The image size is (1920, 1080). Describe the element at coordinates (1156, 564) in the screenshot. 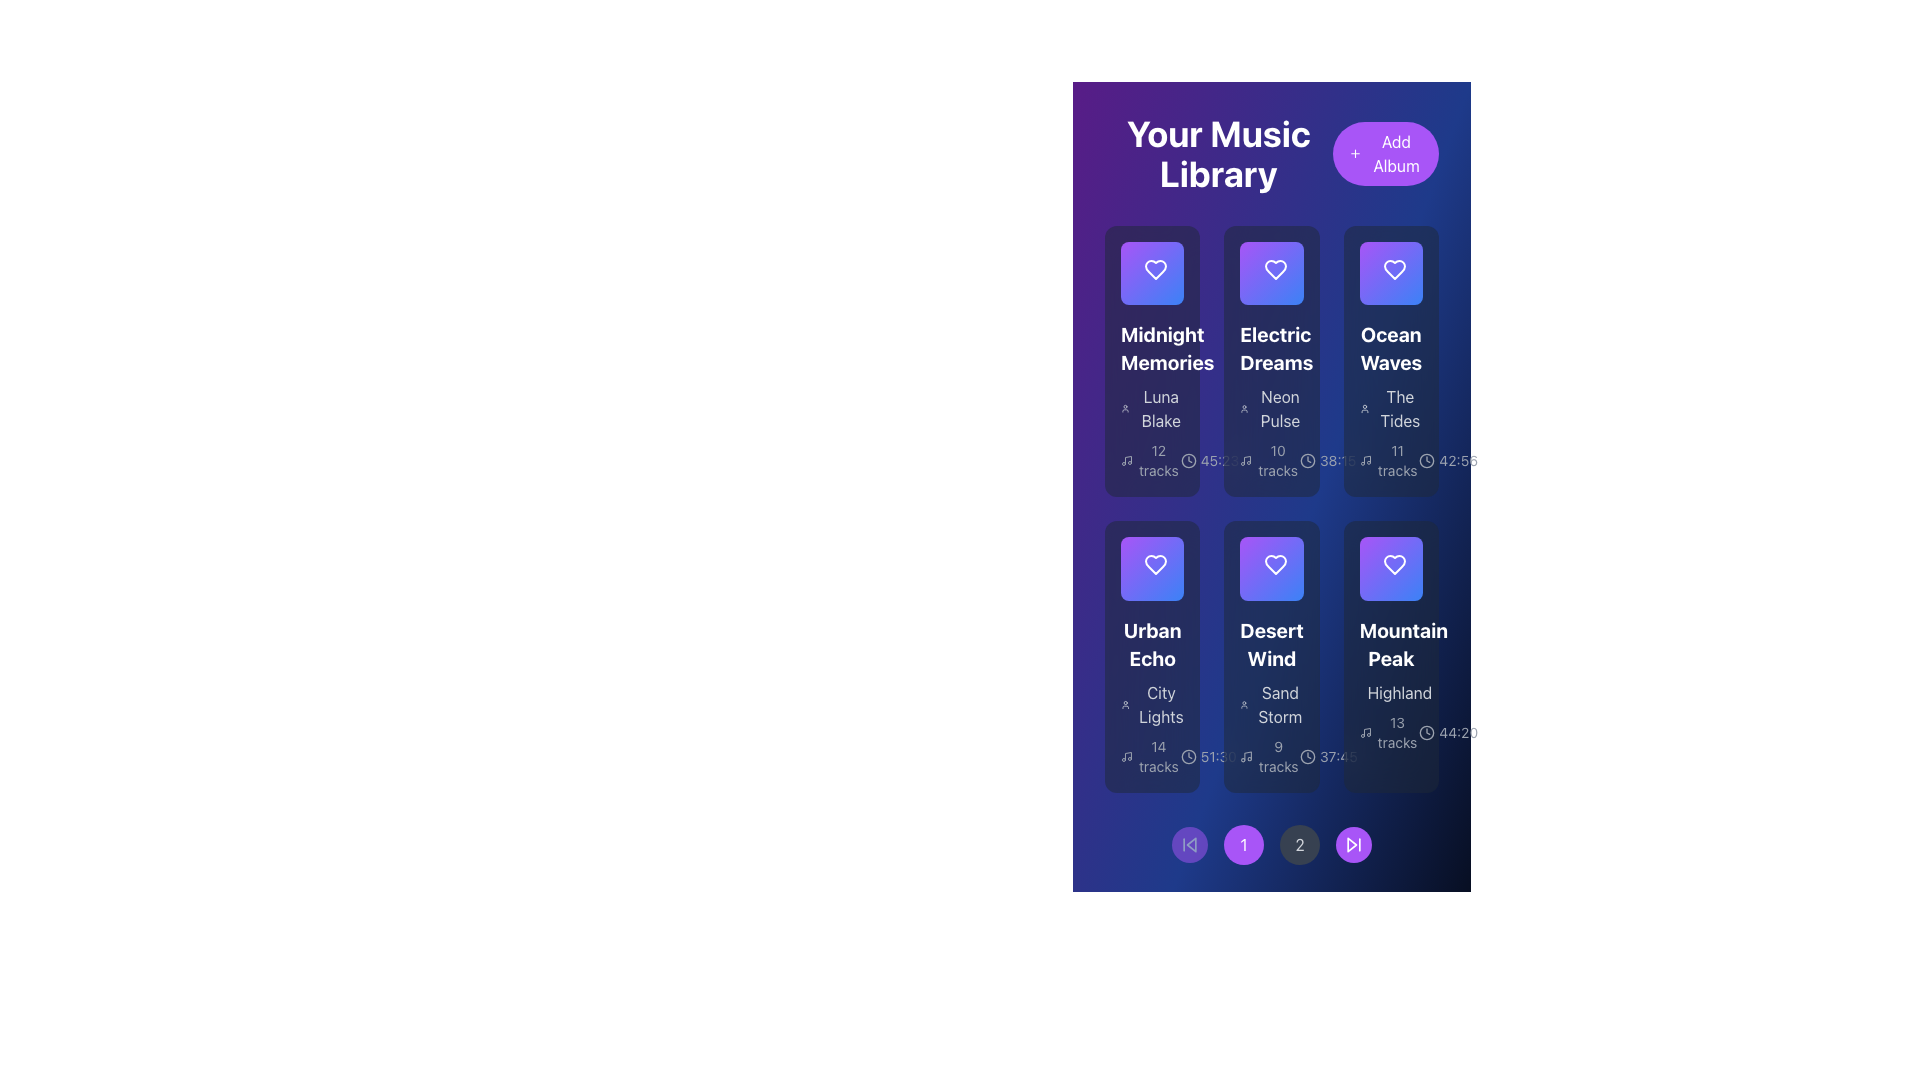

I see `the heart-shaped icon with a white outline located at the top-center of the 'Urban Echo' album card to favorite/unfavorite the album` at that location.